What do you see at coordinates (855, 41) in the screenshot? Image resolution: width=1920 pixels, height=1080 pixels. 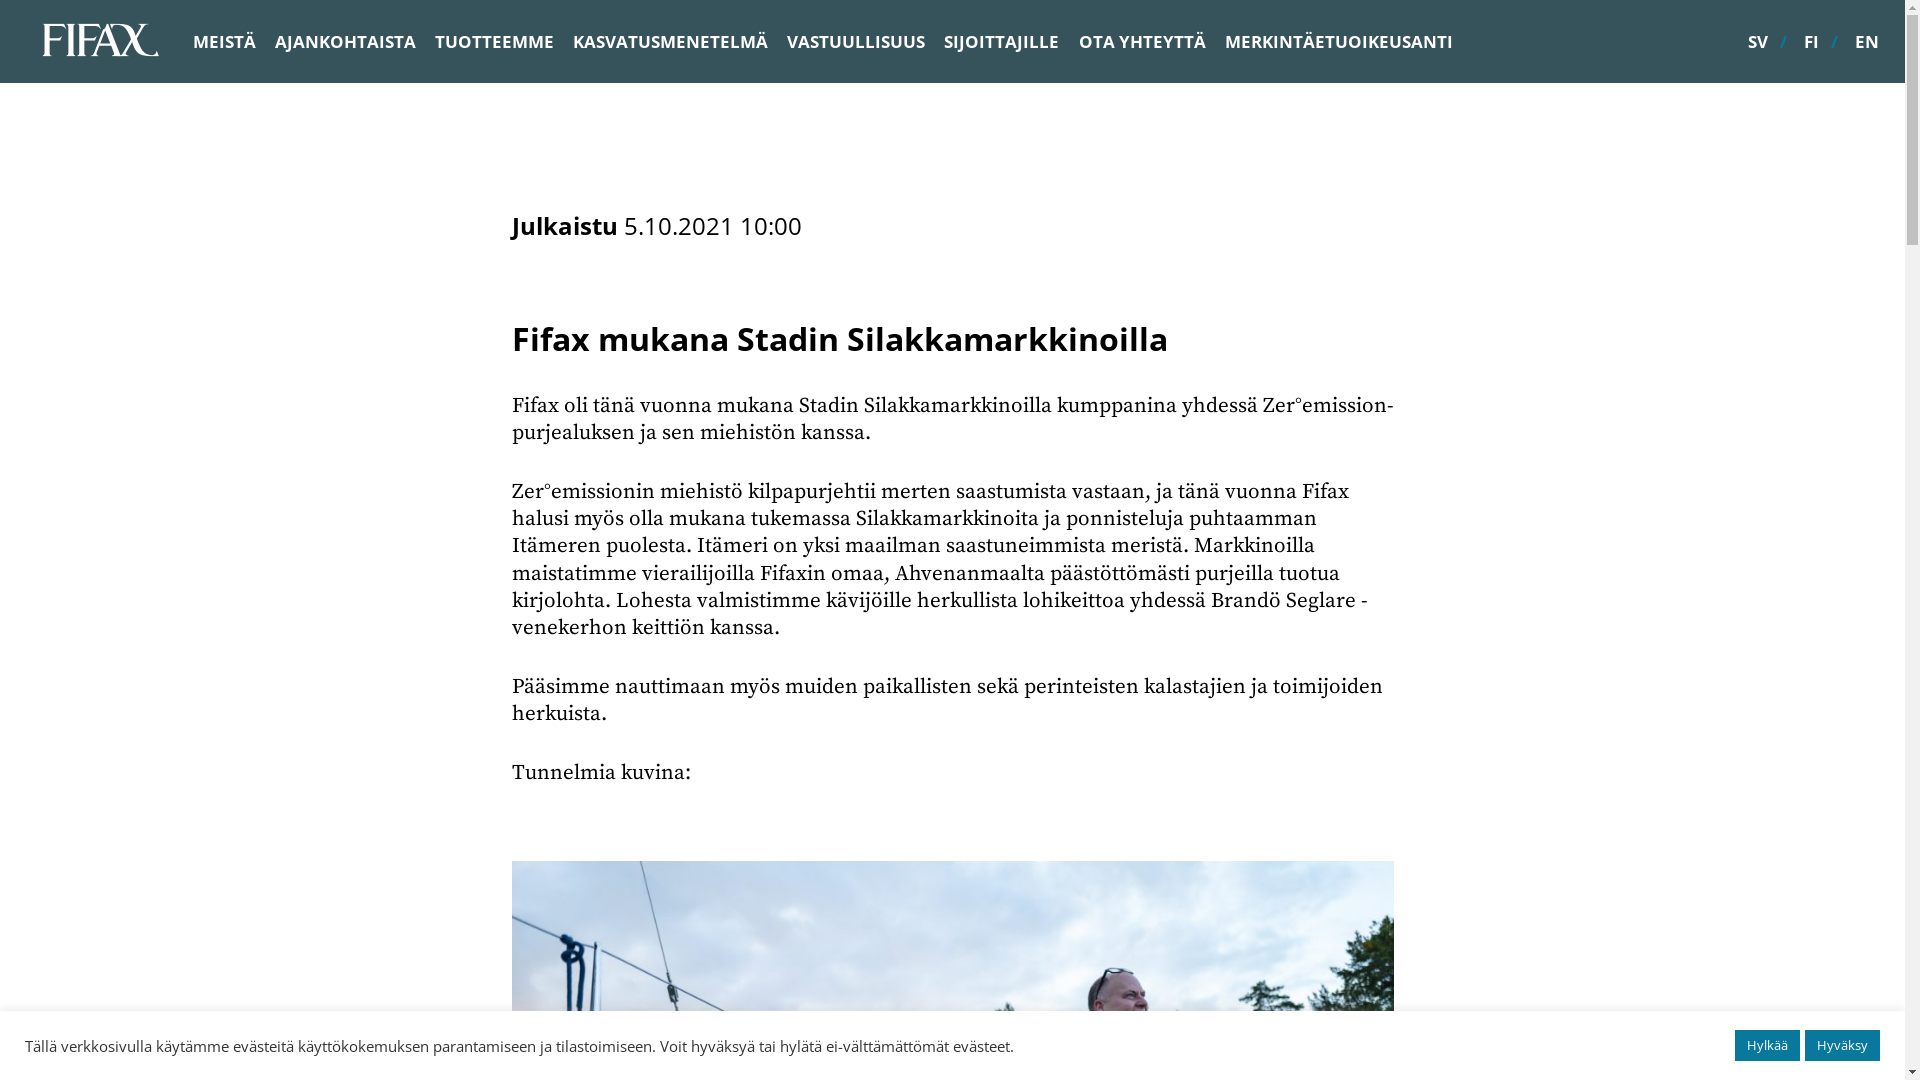 I see `'VASTUULLISUUS'` at bounding box center [855, 41].